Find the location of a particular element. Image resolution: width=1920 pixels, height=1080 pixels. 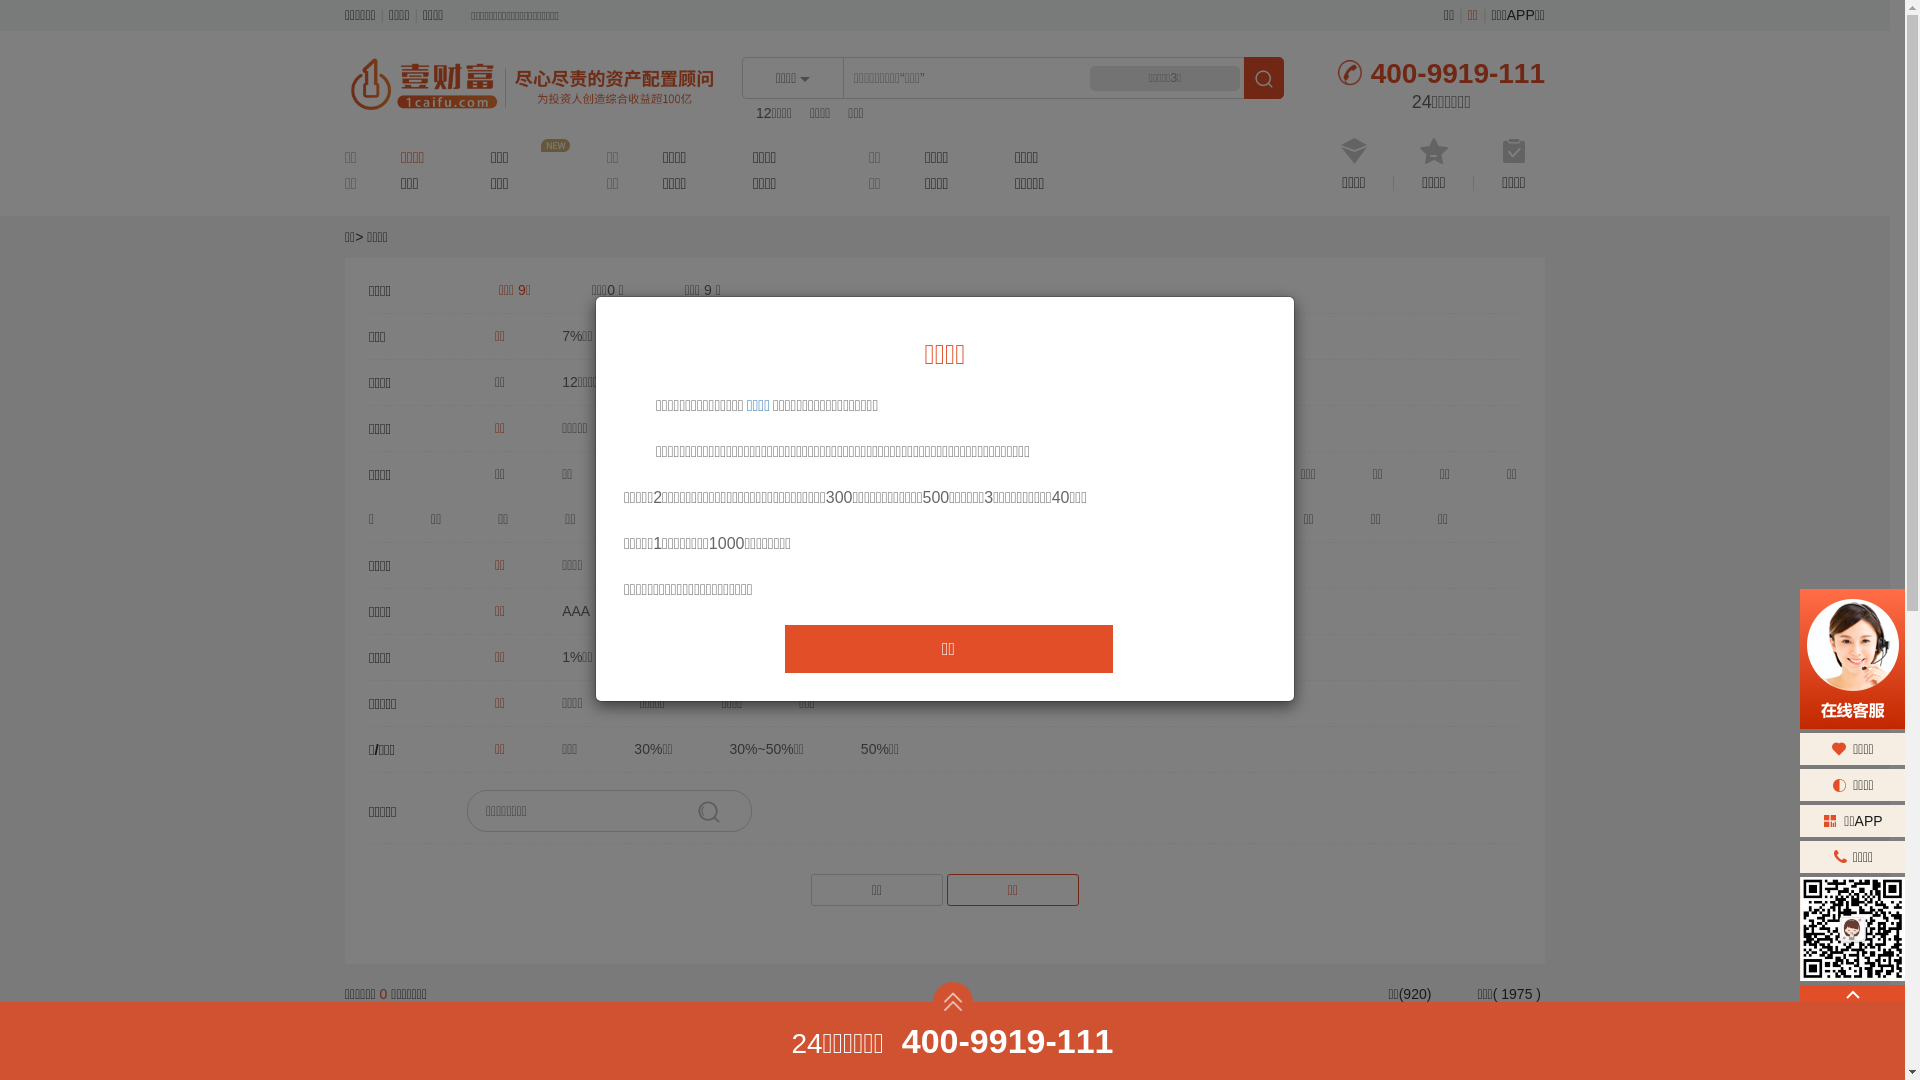

'AAA' is located at coordinates (565, 609).